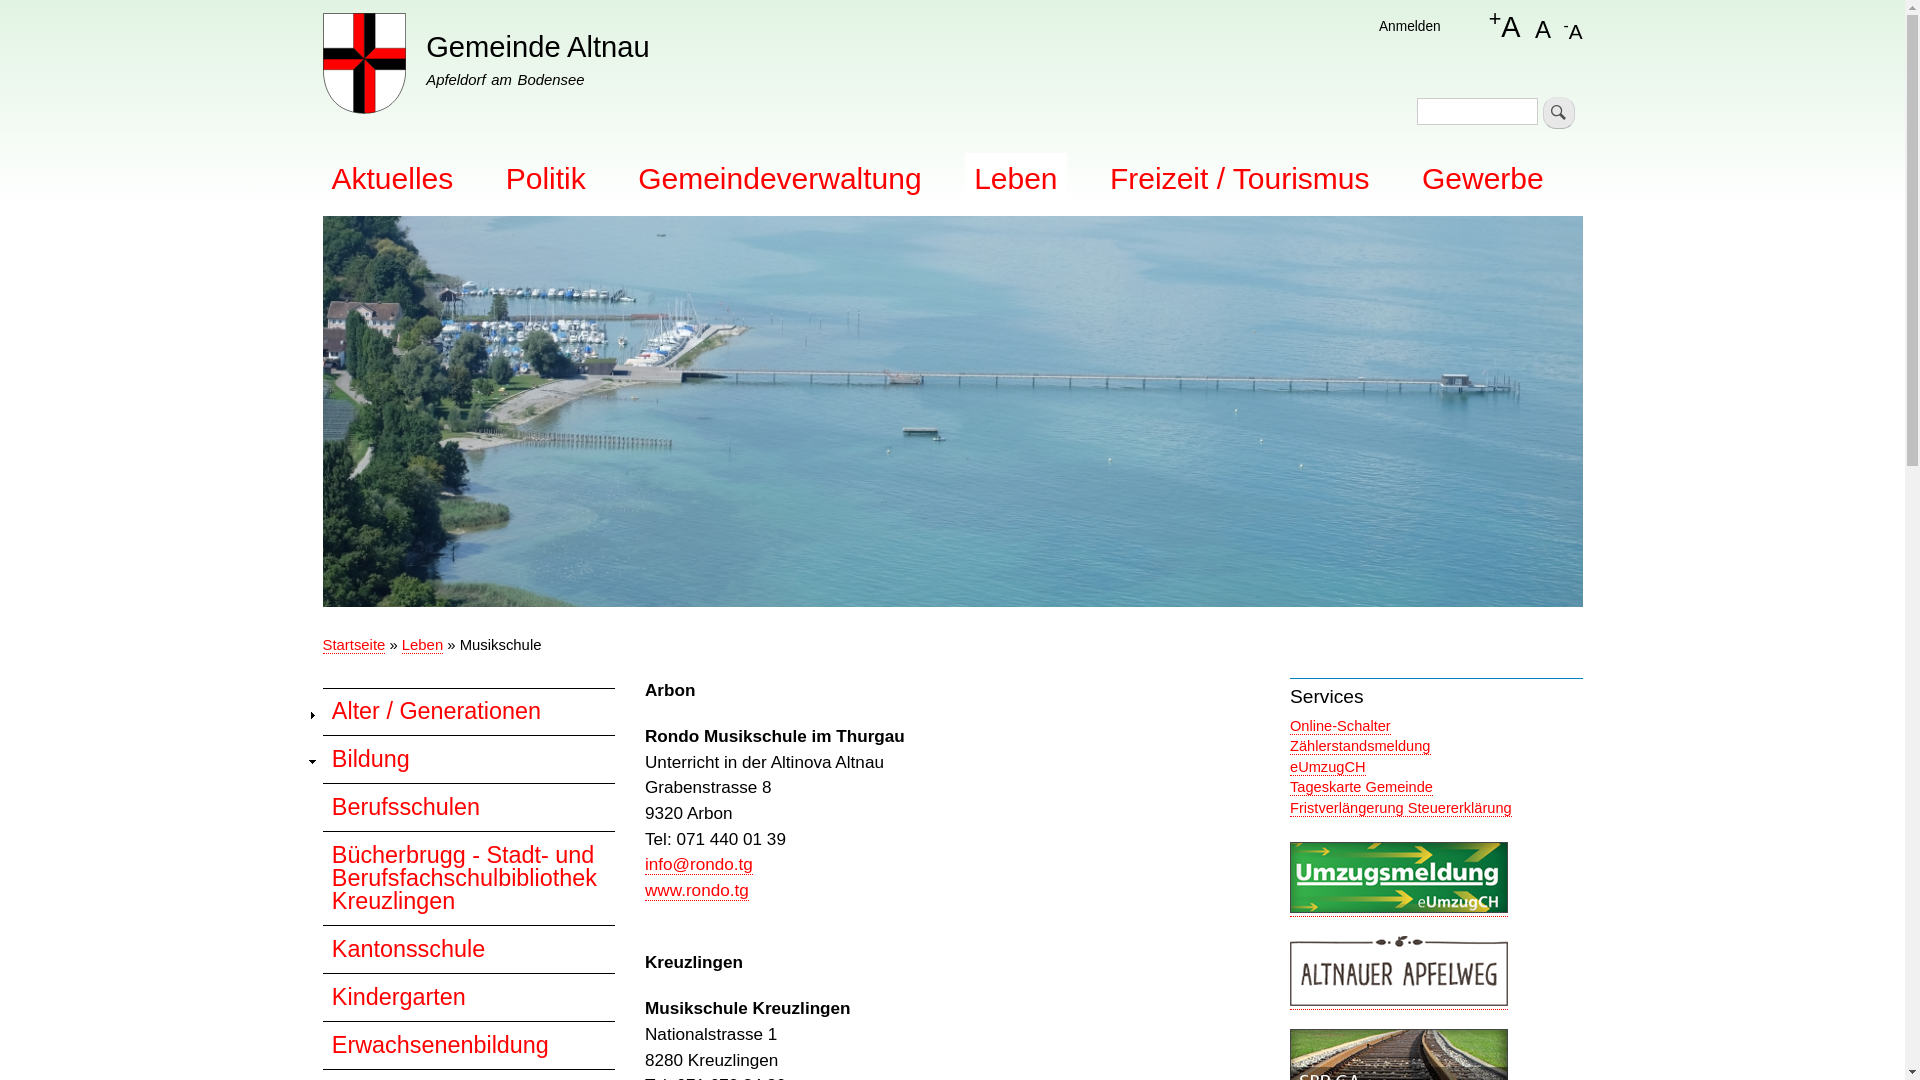 Image resolution: width=1920 pixels, height=1080 pixels. Describe the element at coordinates (353, 645) in the screenshot. I see `'Startseite'` at that location.